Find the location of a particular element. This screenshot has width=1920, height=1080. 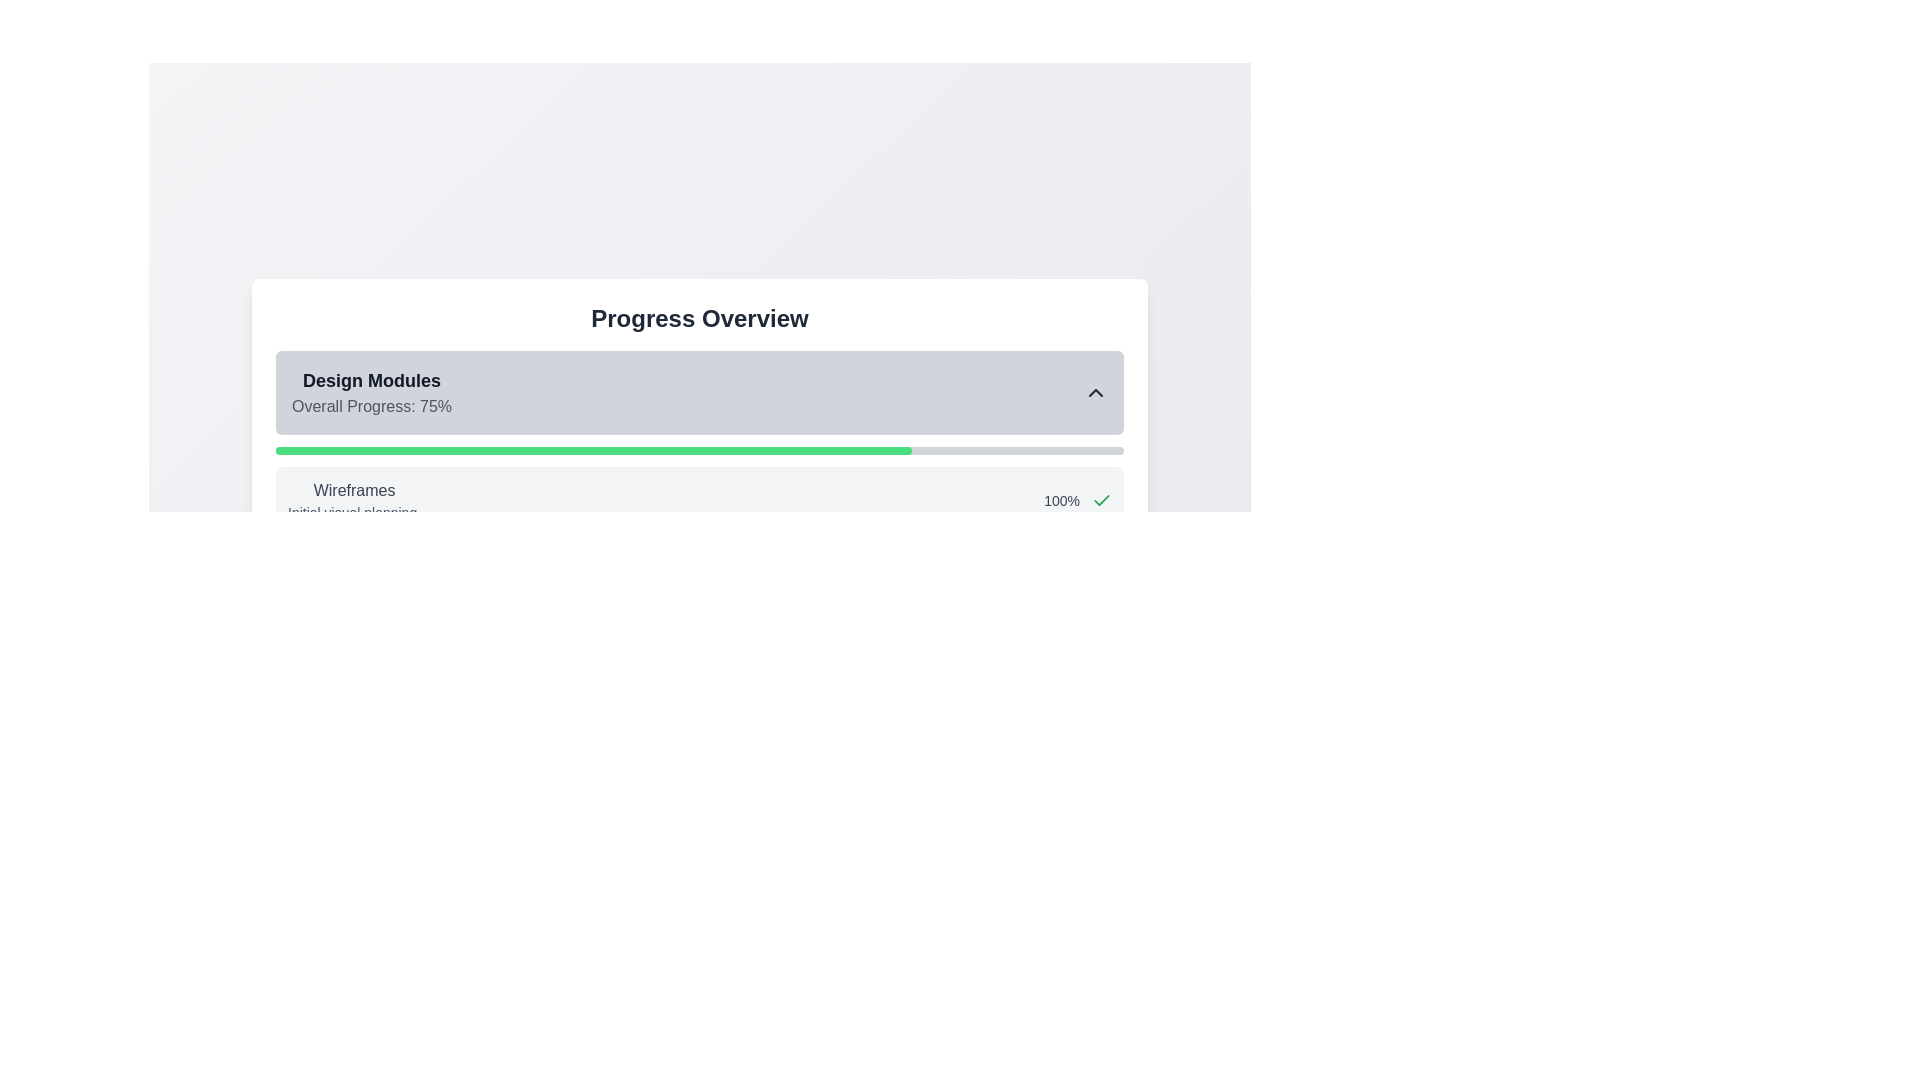

text displayed in the Text Display component, which shows 'Design Modules' and 'Overall Progress: 75%' on a light gray background is located at coordinates (372, 393).